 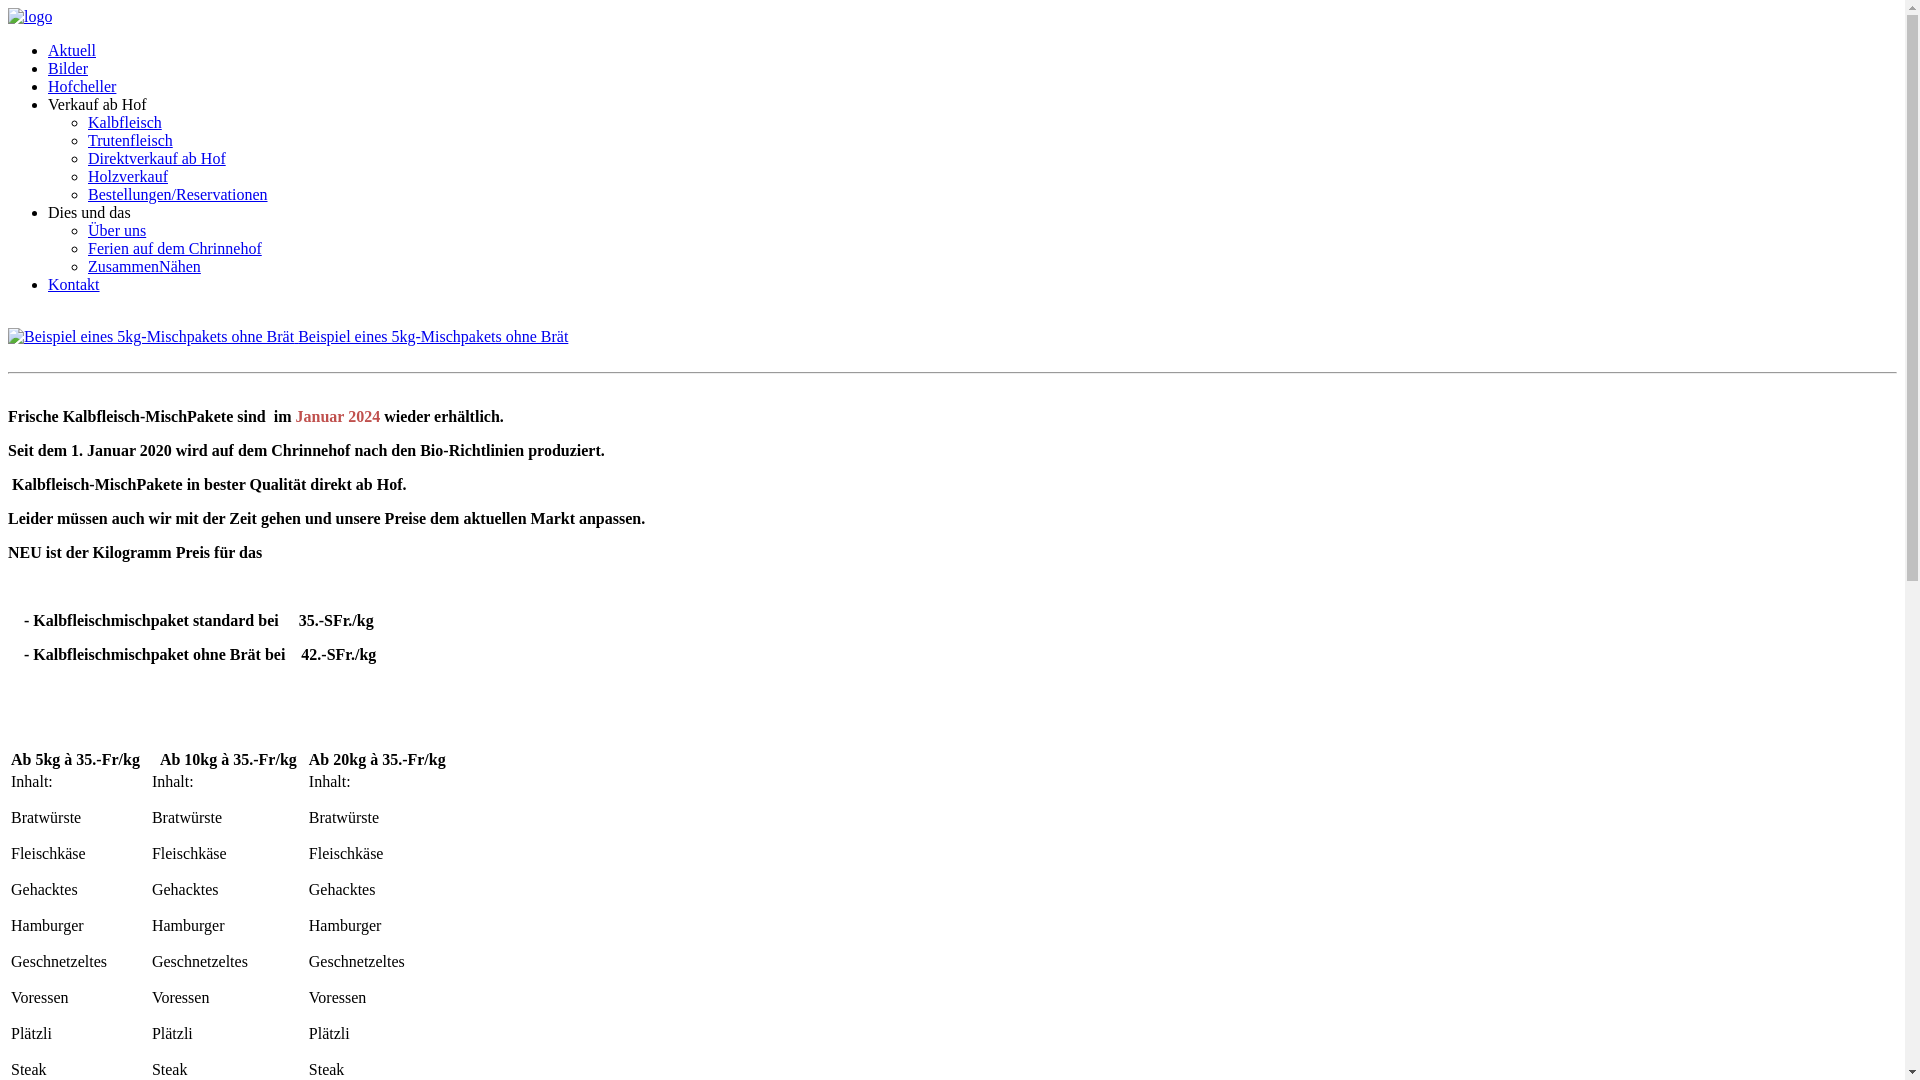 I want to click on 'Holzverkauf', so click(x=86, y=175).